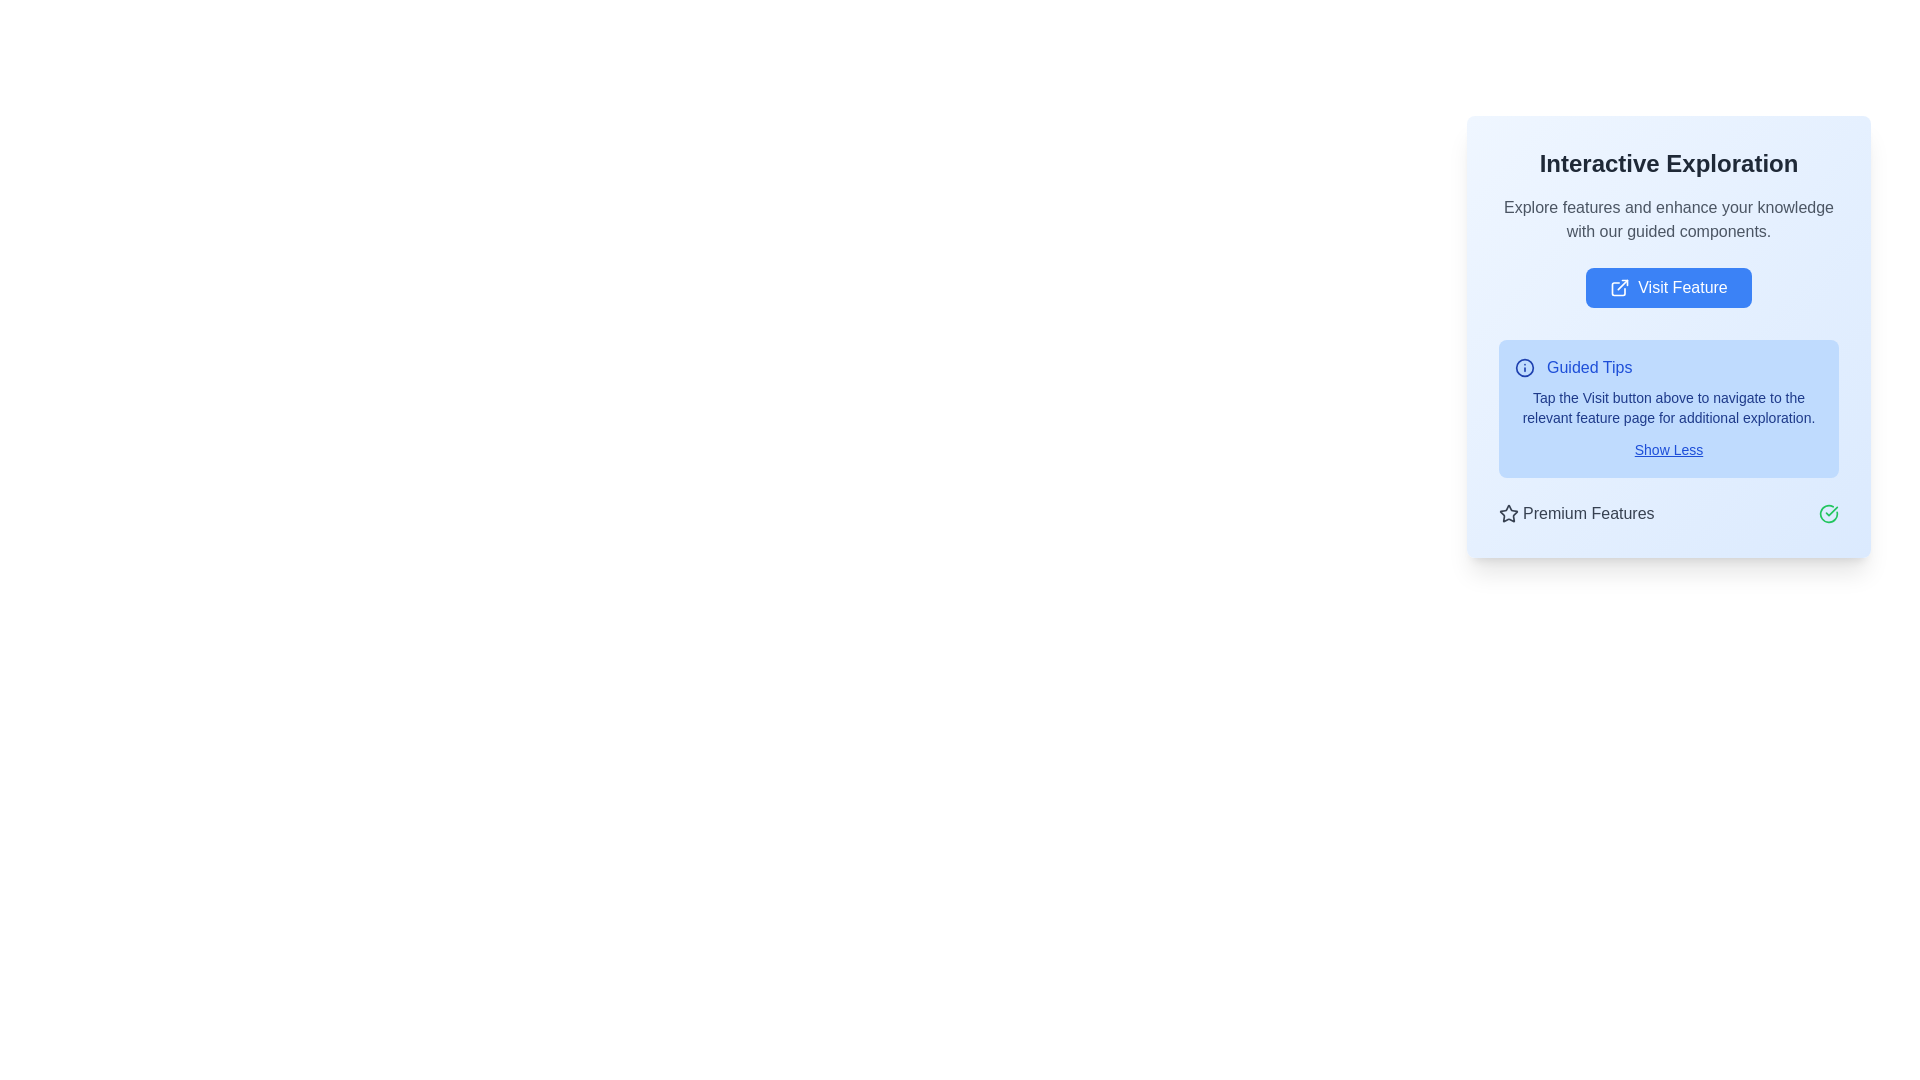 This screenshot has width=1920, height=1080. I want to click on the interactive hyperlink located at the bottom of the 'Guided Tips' section, so click(1669, 450).